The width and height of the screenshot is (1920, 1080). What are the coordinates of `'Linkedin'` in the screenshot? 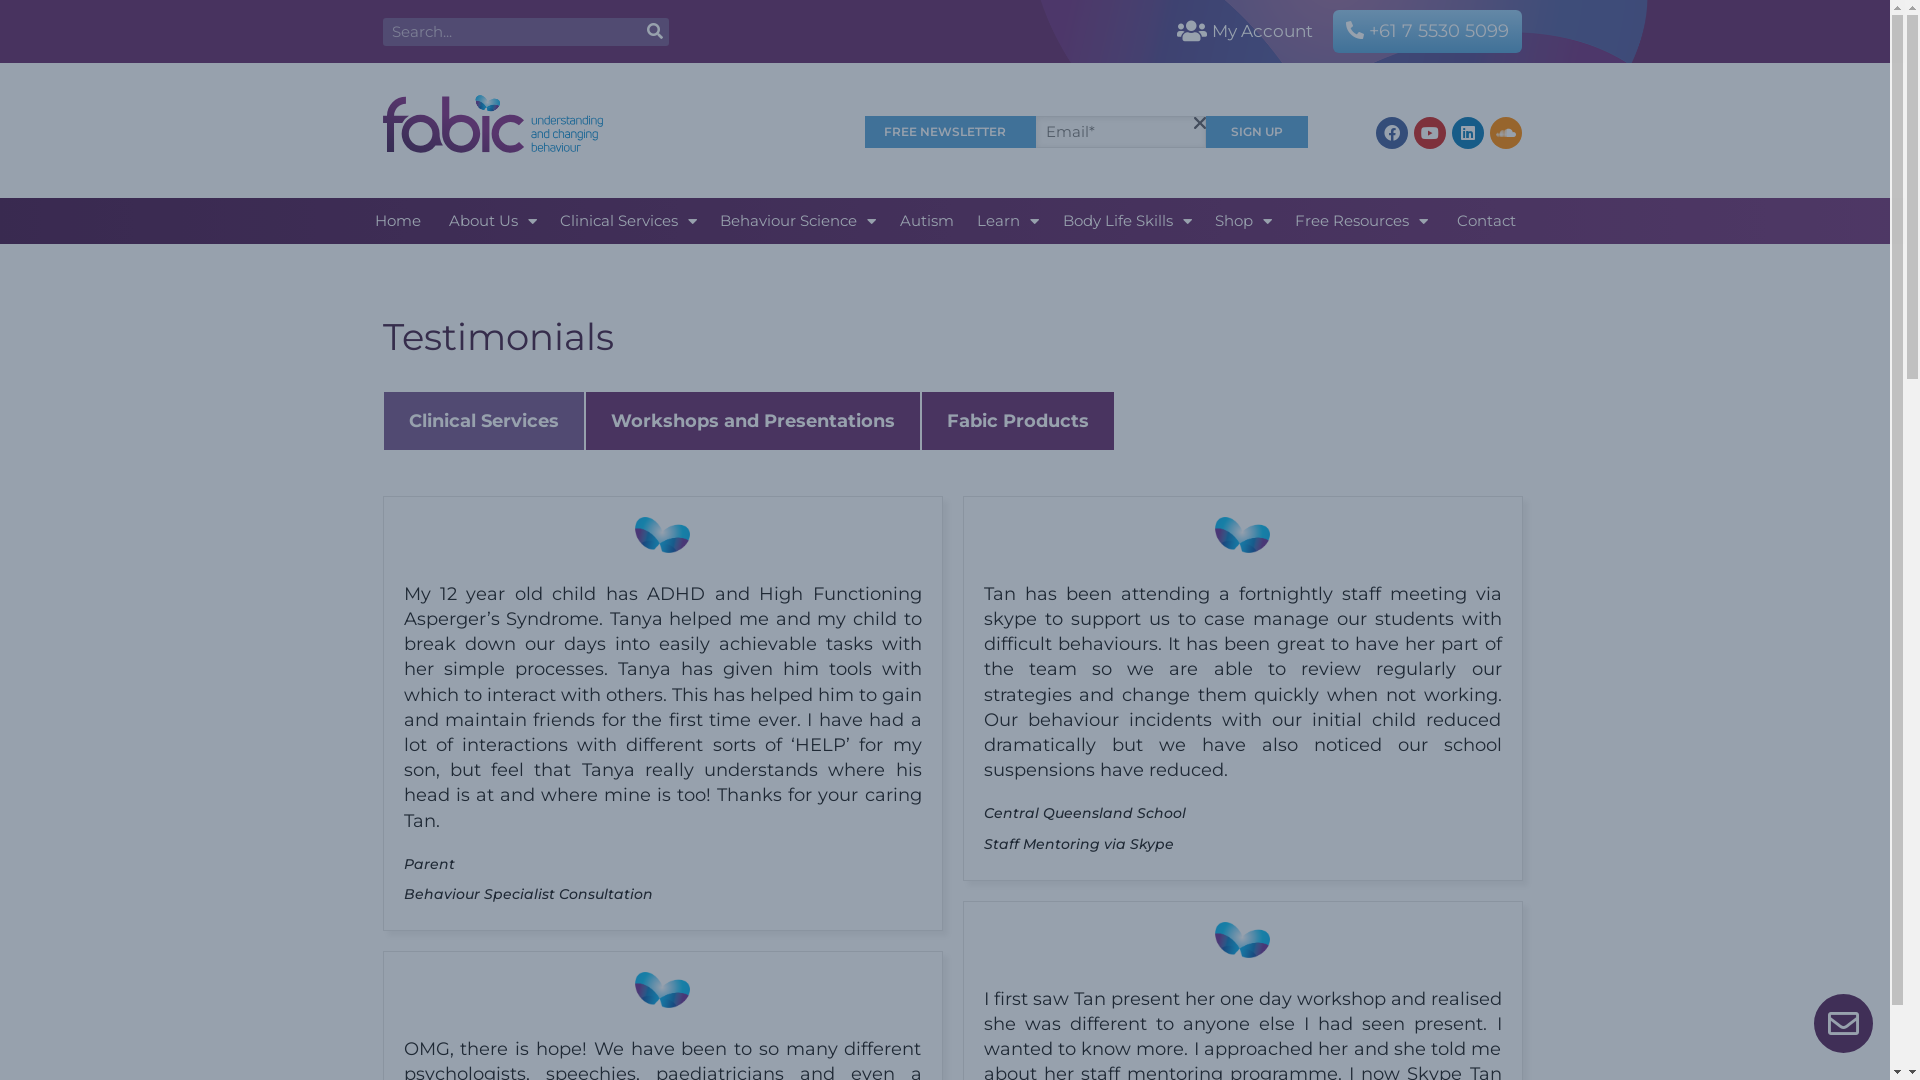 It's located at (1468, 132).